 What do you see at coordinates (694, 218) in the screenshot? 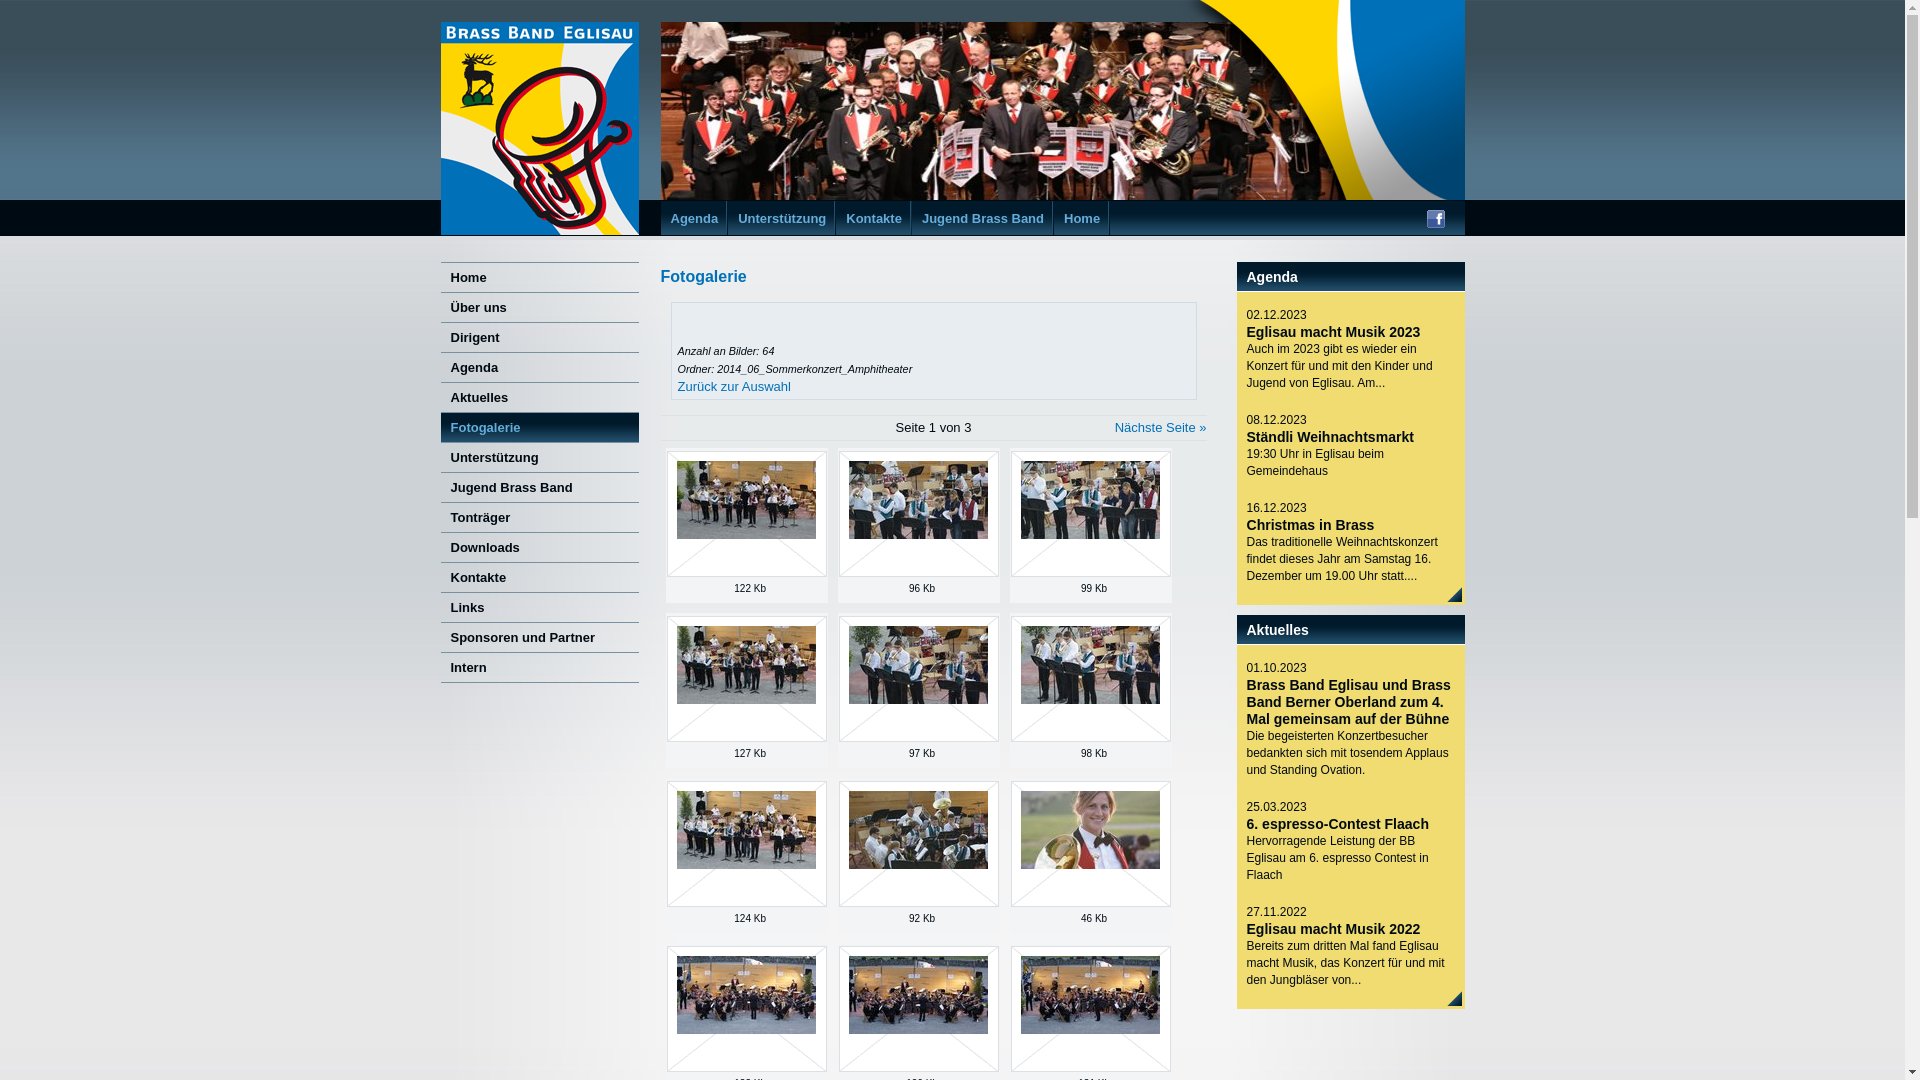
I see `'Agenda'` at bounding box center [694, 218].